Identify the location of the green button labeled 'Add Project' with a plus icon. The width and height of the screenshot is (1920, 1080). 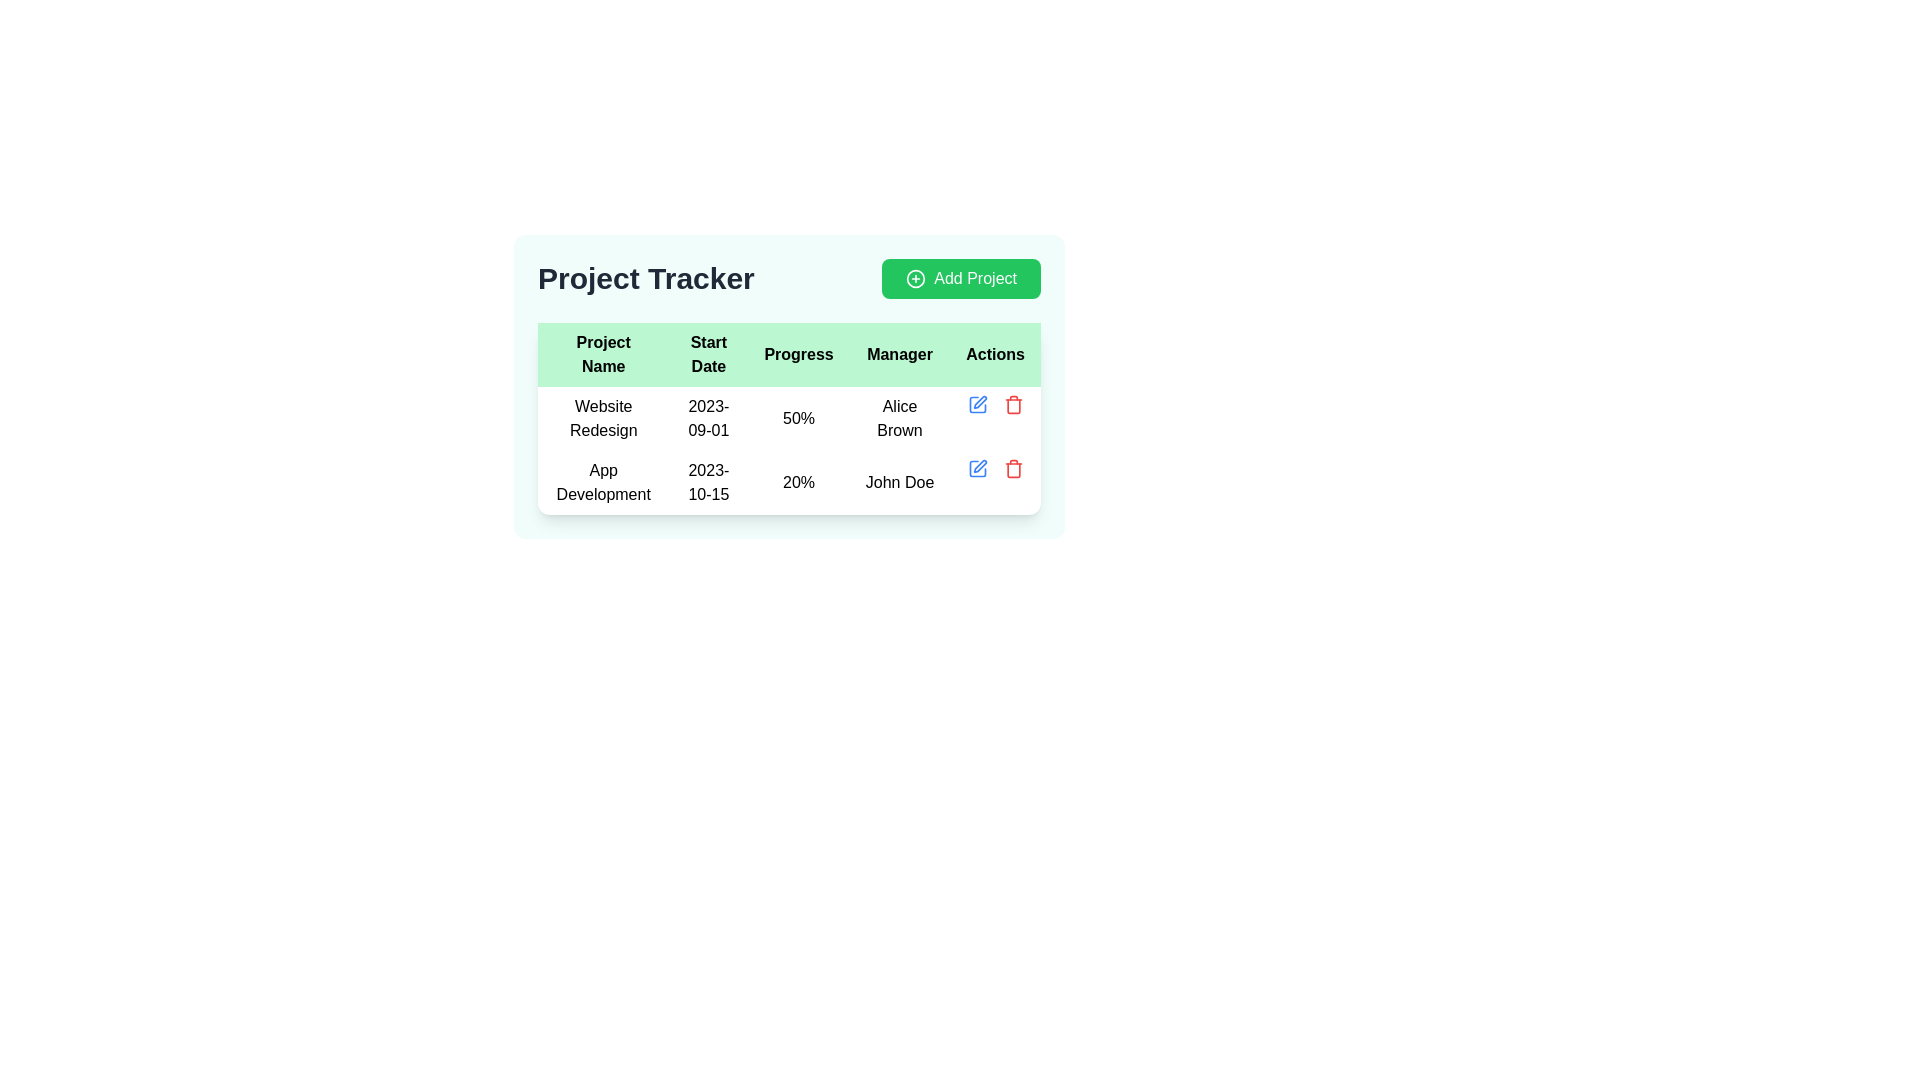
(961, 278).